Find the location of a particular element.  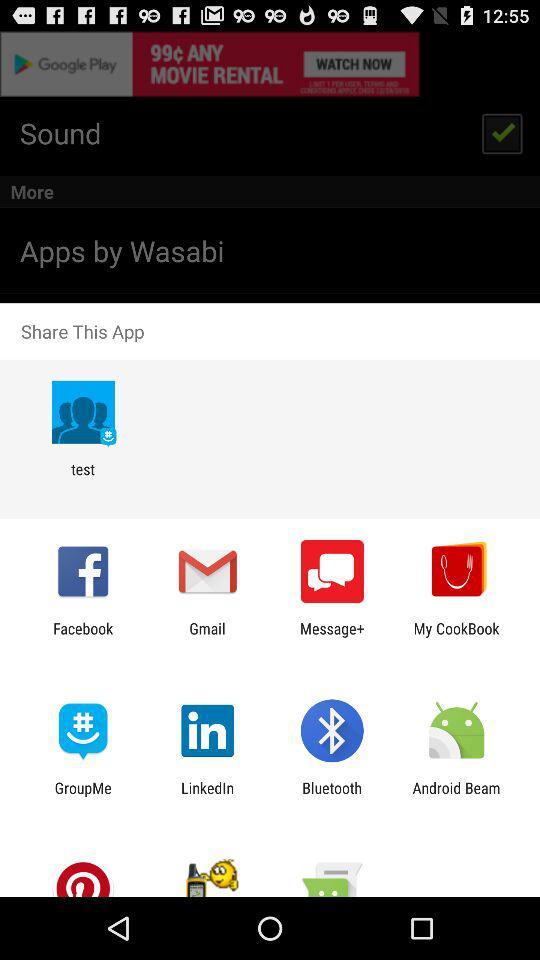

test app is located at coordinates (82, 478).